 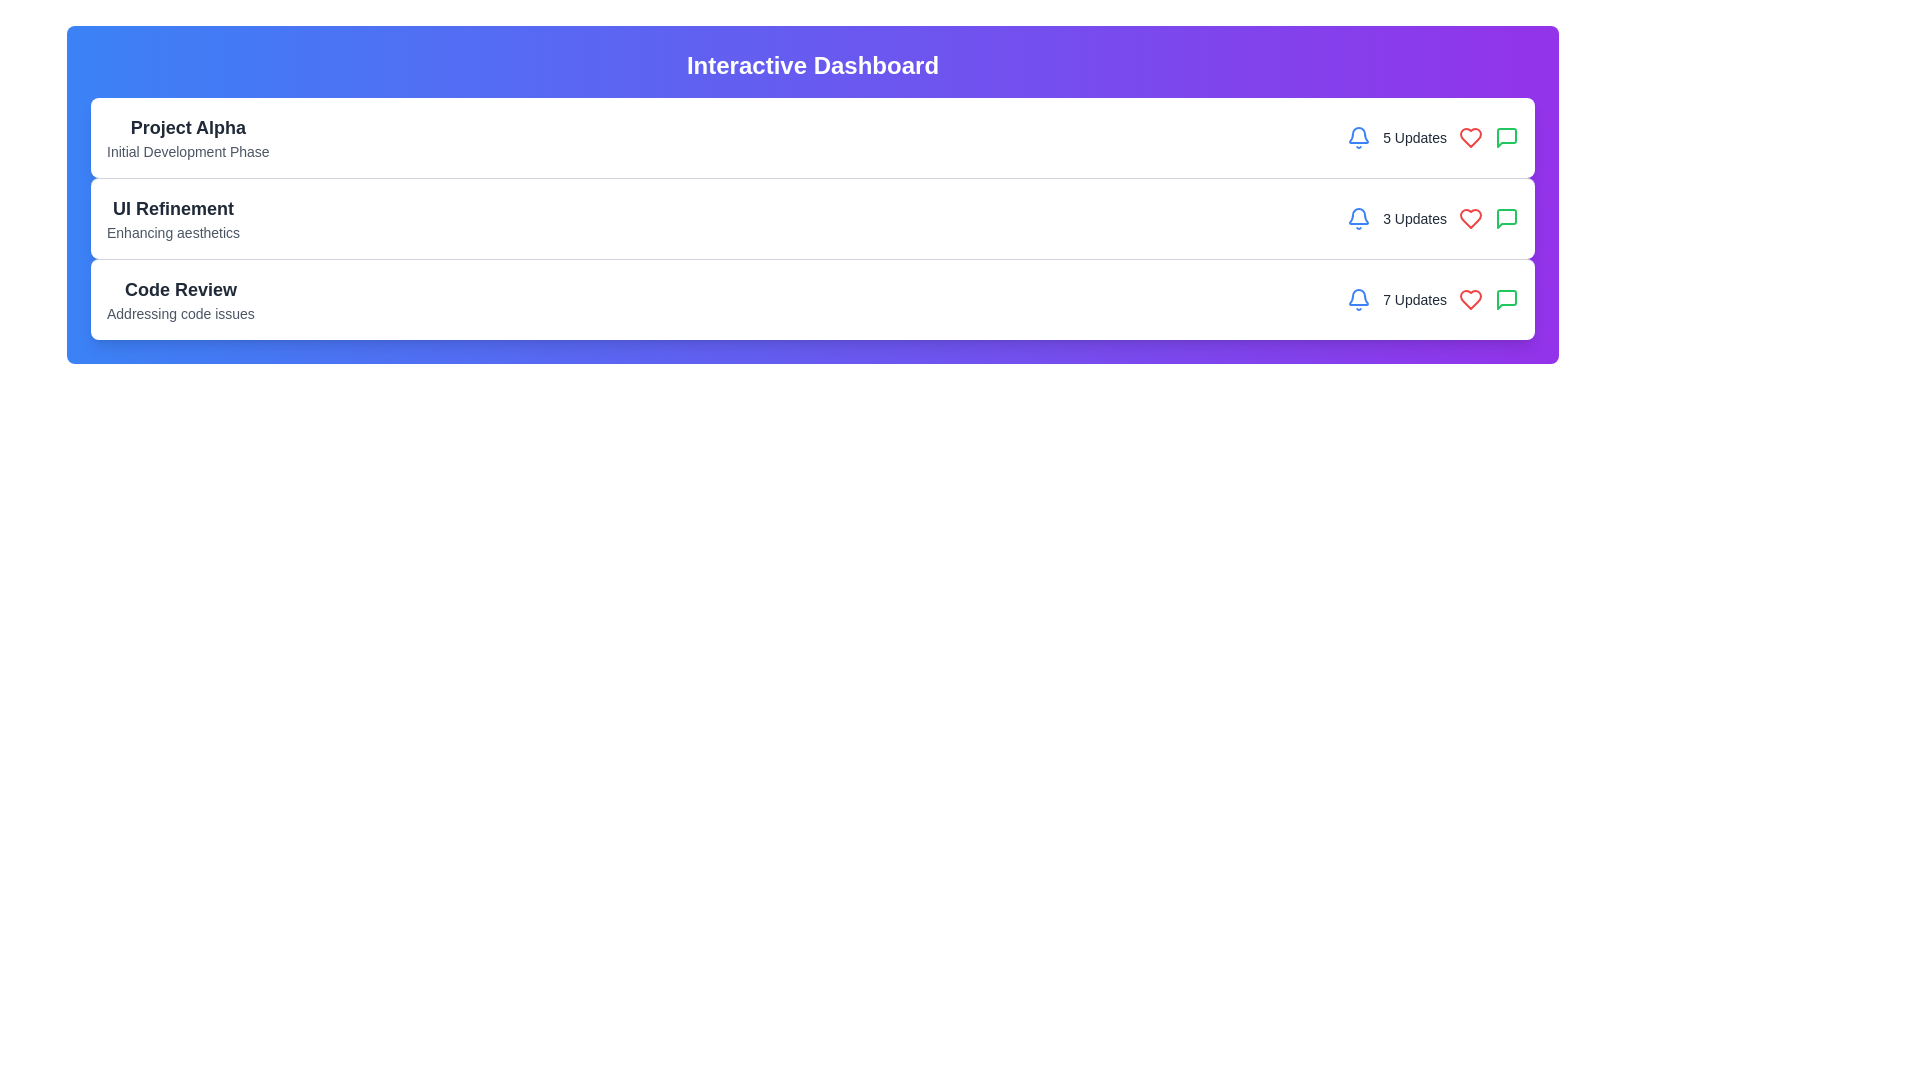 I want to click on the message or comments icon located in the third row of the dashboard layout, positioned to the far right next to other small icons, so click(x=1507, y=137).